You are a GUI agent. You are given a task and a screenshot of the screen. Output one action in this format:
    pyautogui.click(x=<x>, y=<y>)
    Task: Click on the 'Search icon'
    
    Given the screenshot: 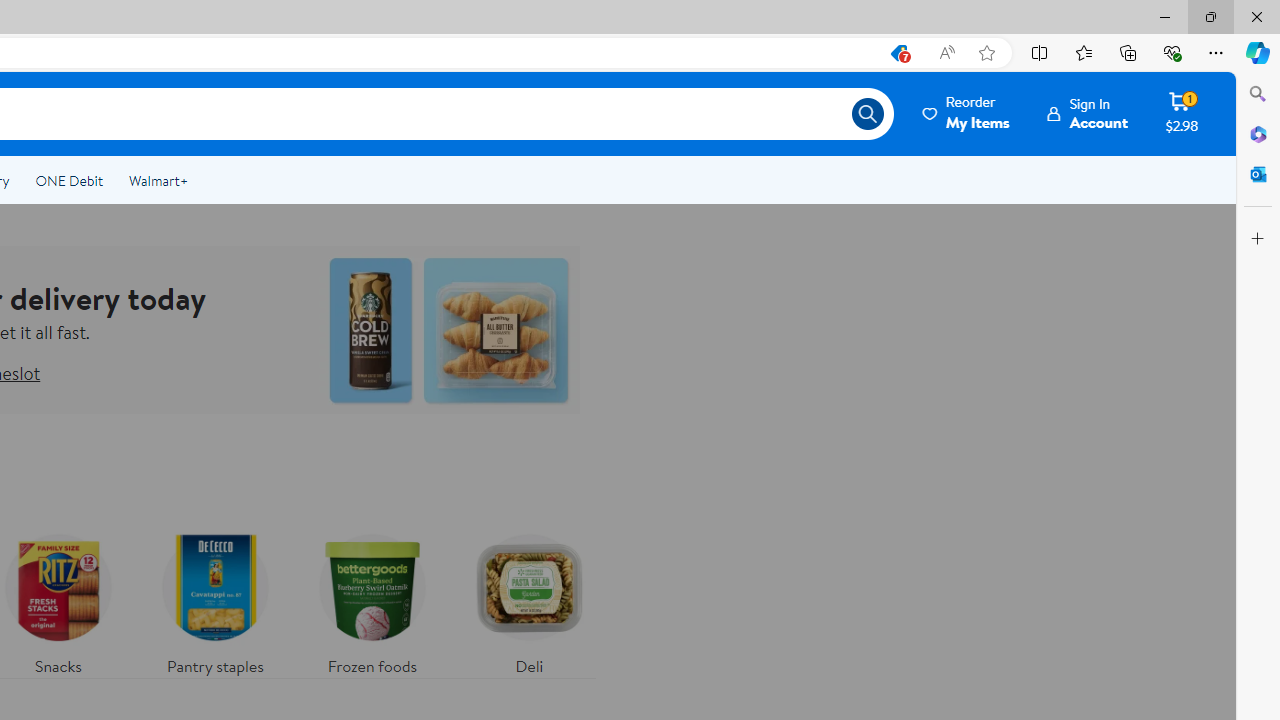 What is the action you would take?
    pyautogui.click(x=867, y=114)
    